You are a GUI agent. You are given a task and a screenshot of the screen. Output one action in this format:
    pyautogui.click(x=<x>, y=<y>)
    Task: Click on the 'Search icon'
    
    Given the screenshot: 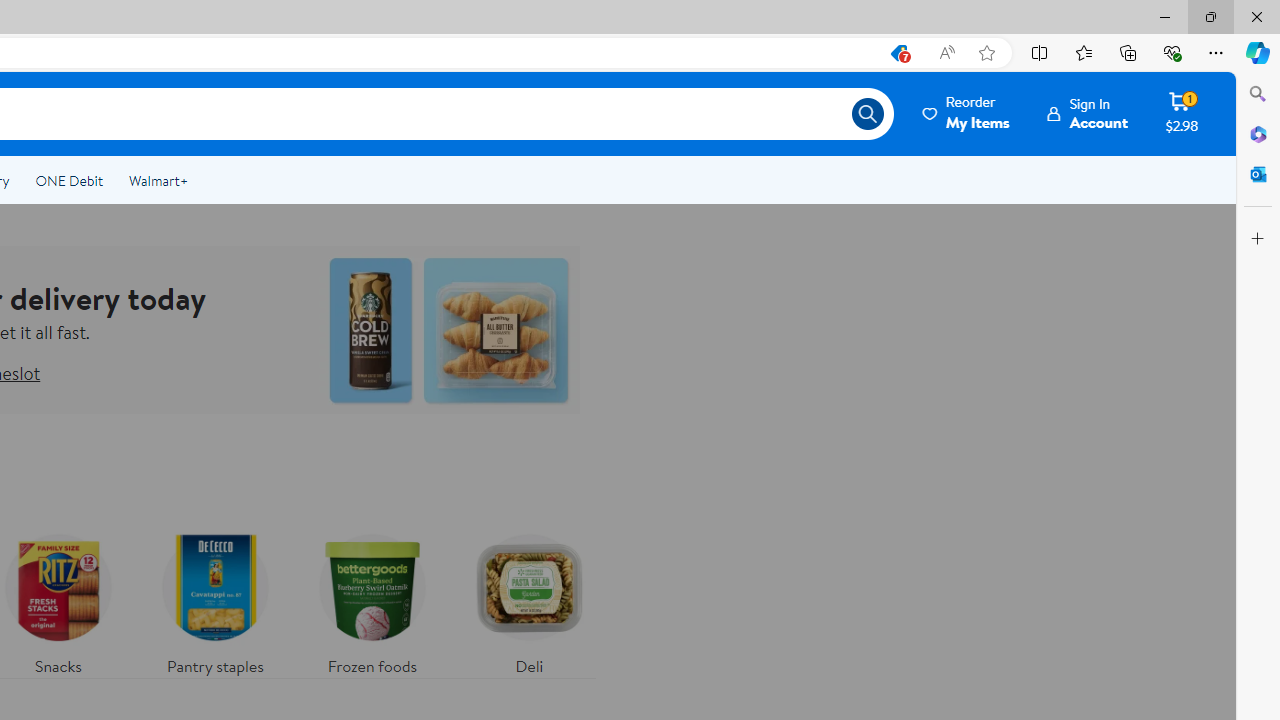 What is the action you would take?
    pyautogui.click(x=867, y=114)
    